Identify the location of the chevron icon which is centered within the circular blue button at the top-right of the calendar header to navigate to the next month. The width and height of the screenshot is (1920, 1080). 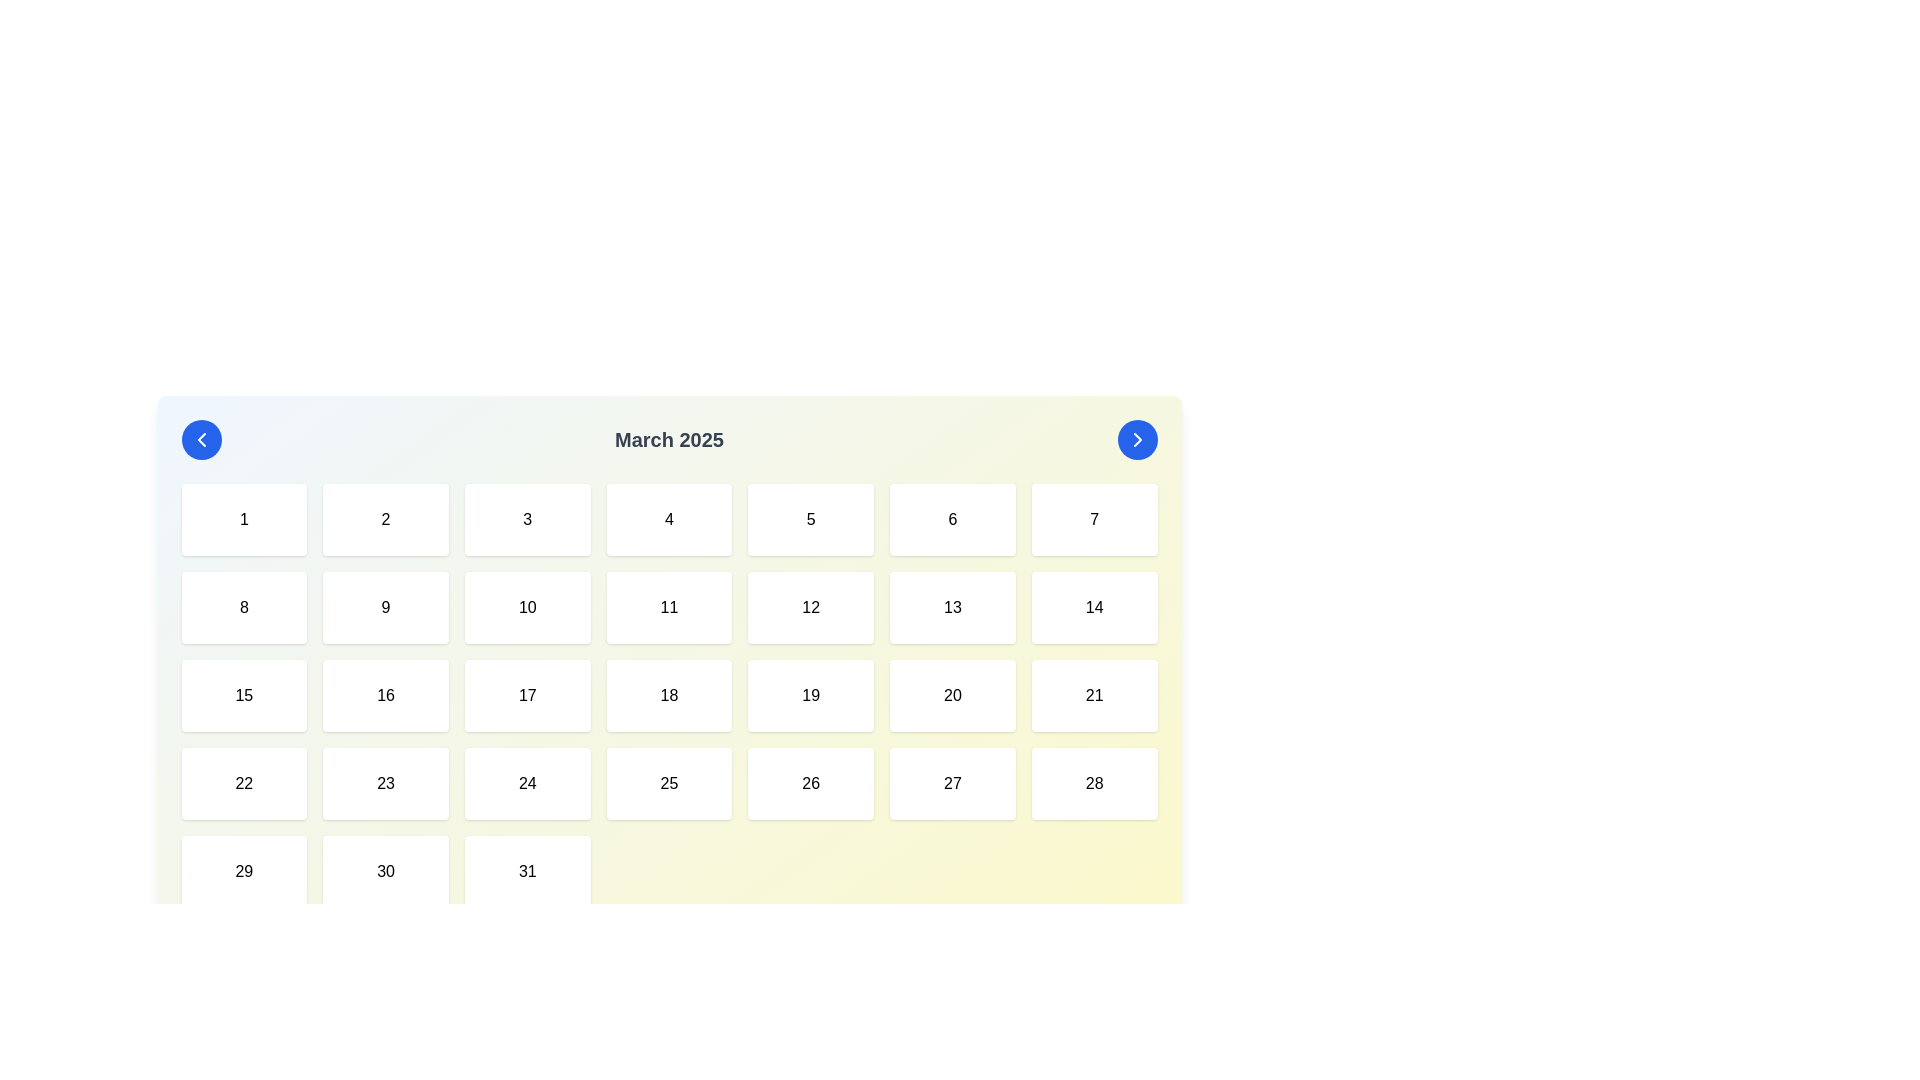
(1137, 438).